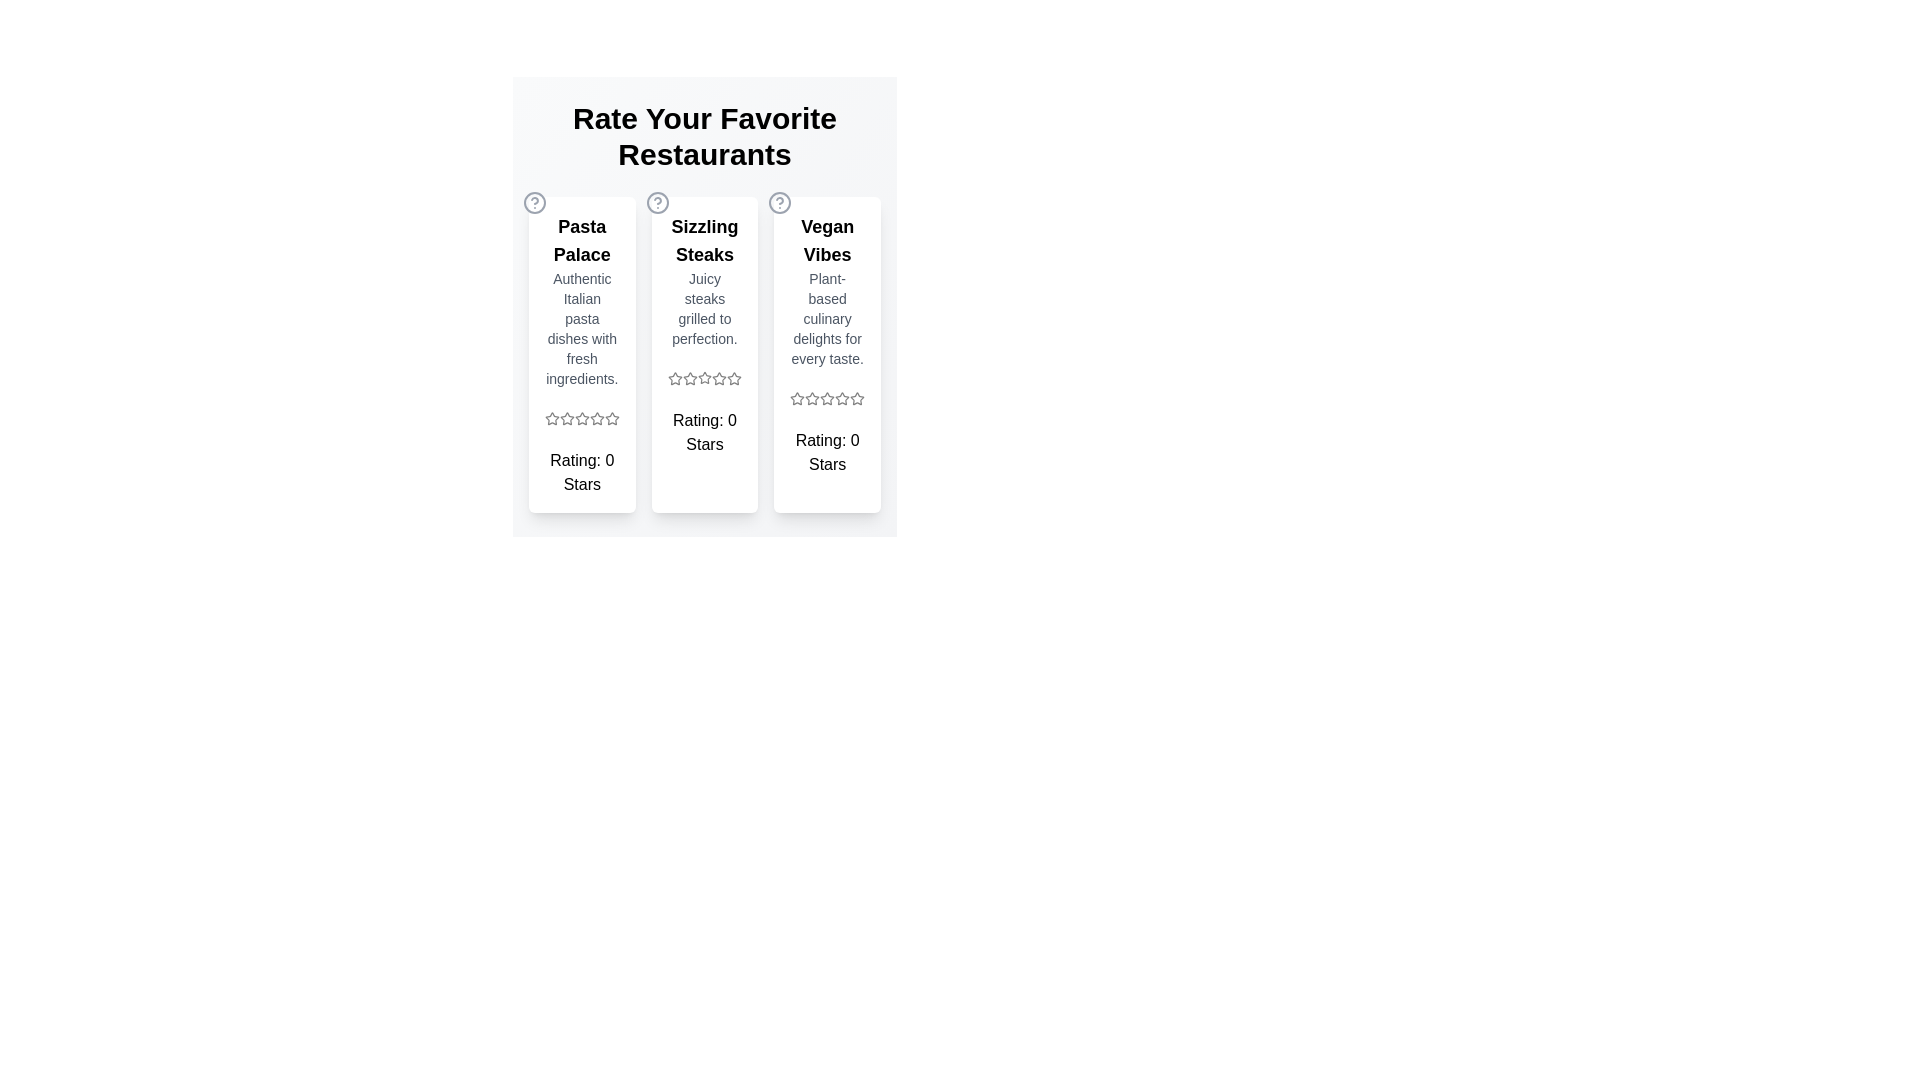 The height and width of the screenshot is (1080, 1920). What do you see at coordinates (580, 418) in the screenshot?
I see `the star icon for 3 stars in the Pasta Palace section` at bounding box center [580, 418].